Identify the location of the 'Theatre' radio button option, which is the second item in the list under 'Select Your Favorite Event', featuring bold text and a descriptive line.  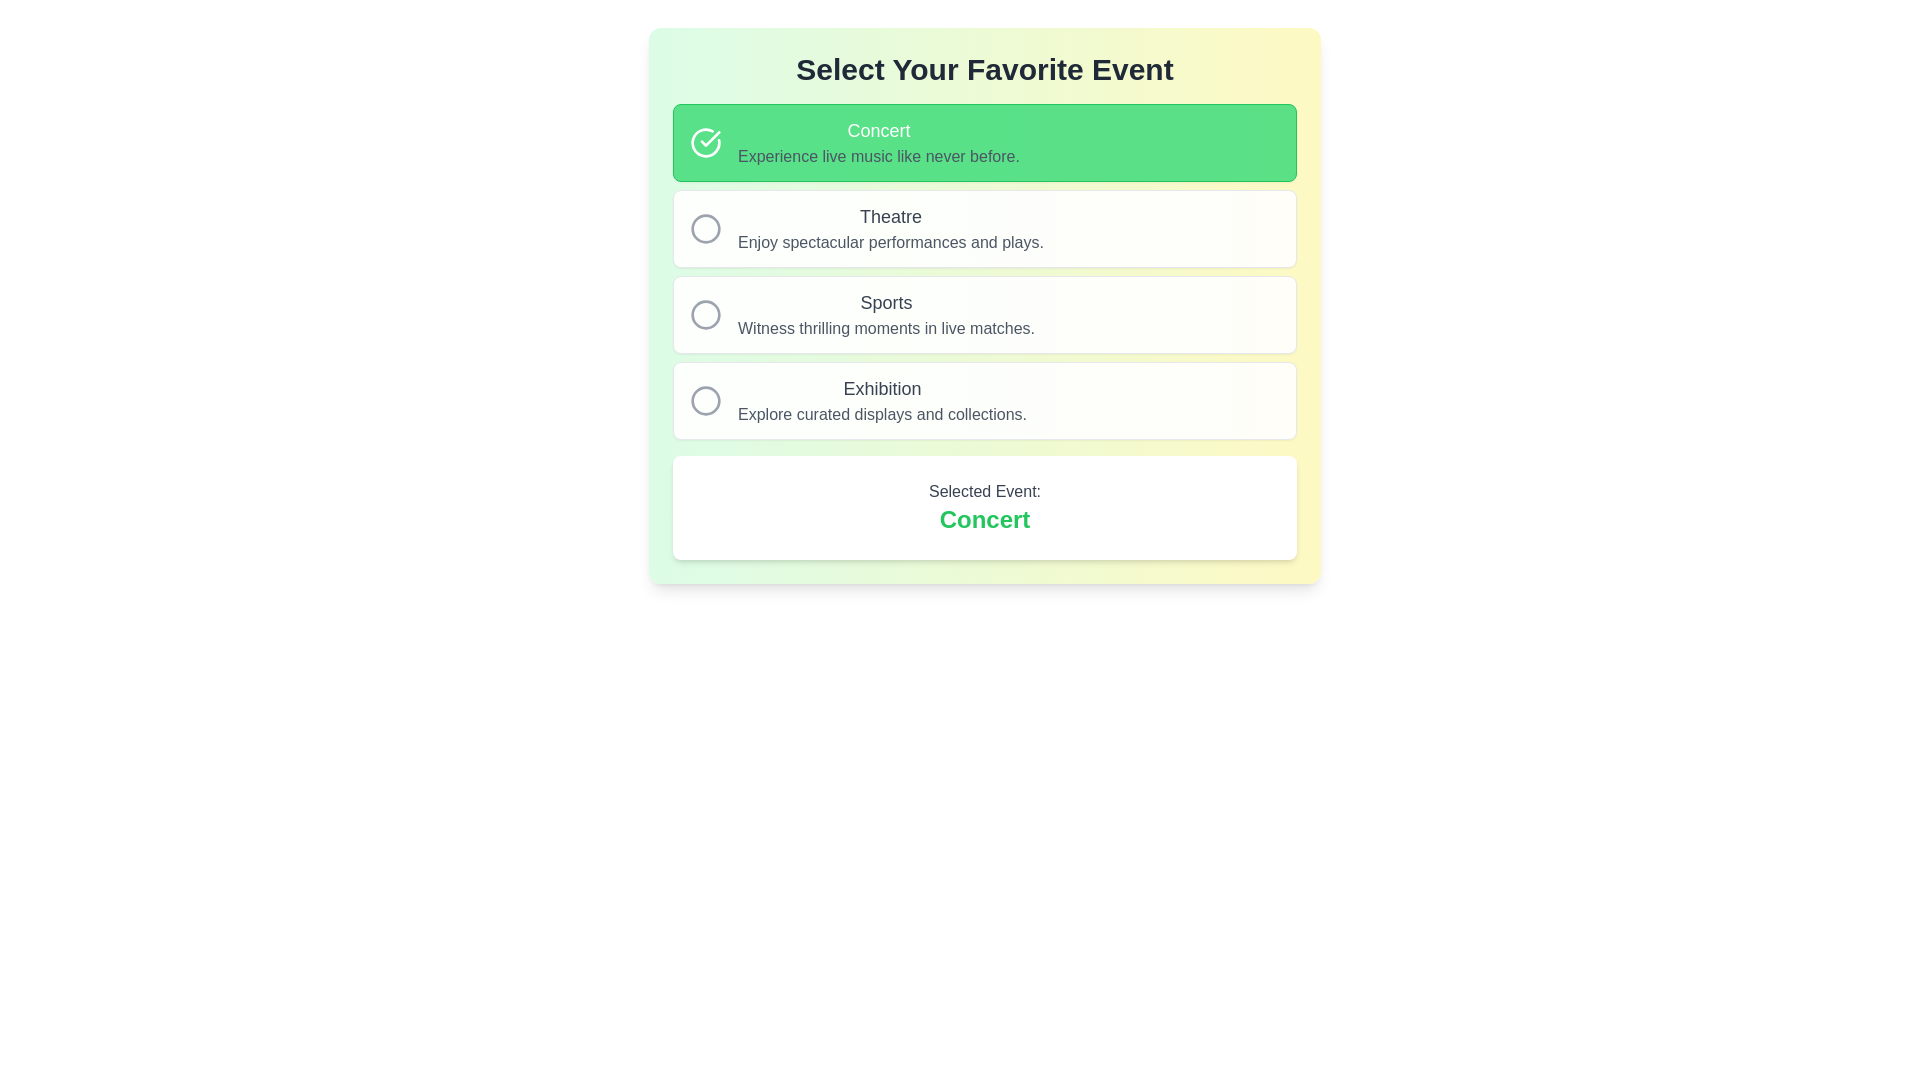
(984, 227).